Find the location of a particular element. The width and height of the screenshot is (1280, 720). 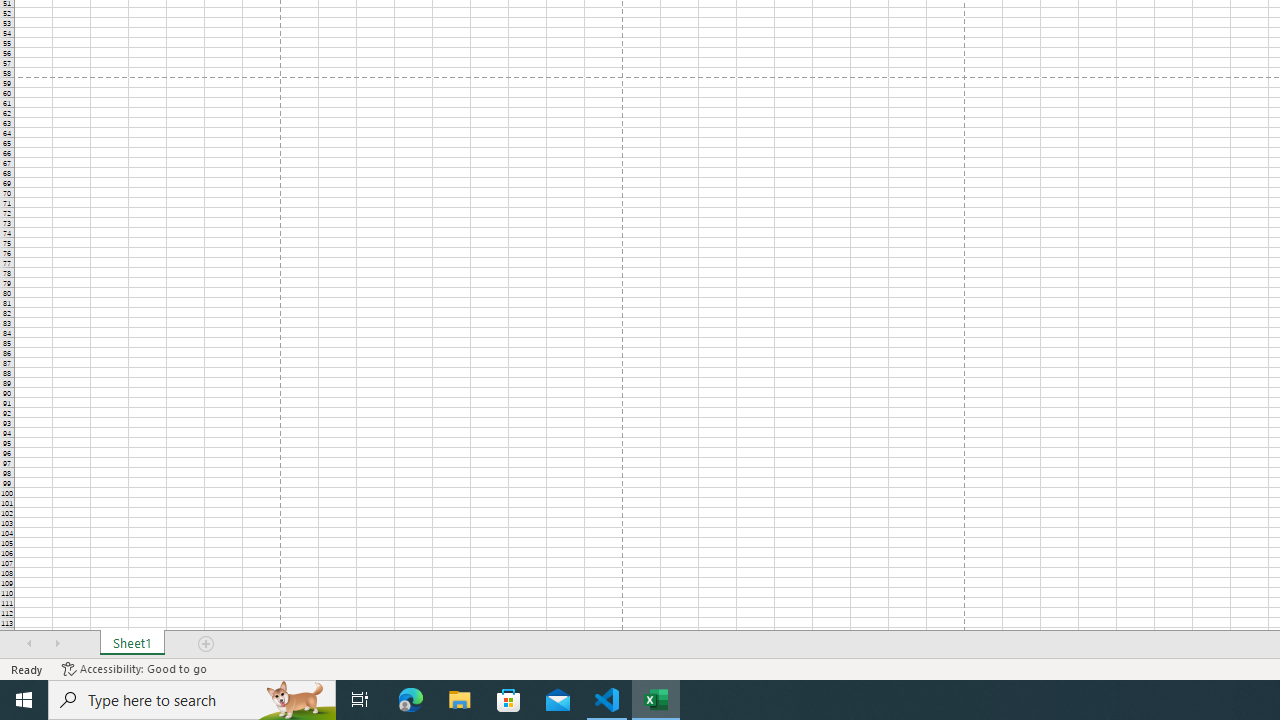

'Sheet1' is located at coordinates (131, 644).